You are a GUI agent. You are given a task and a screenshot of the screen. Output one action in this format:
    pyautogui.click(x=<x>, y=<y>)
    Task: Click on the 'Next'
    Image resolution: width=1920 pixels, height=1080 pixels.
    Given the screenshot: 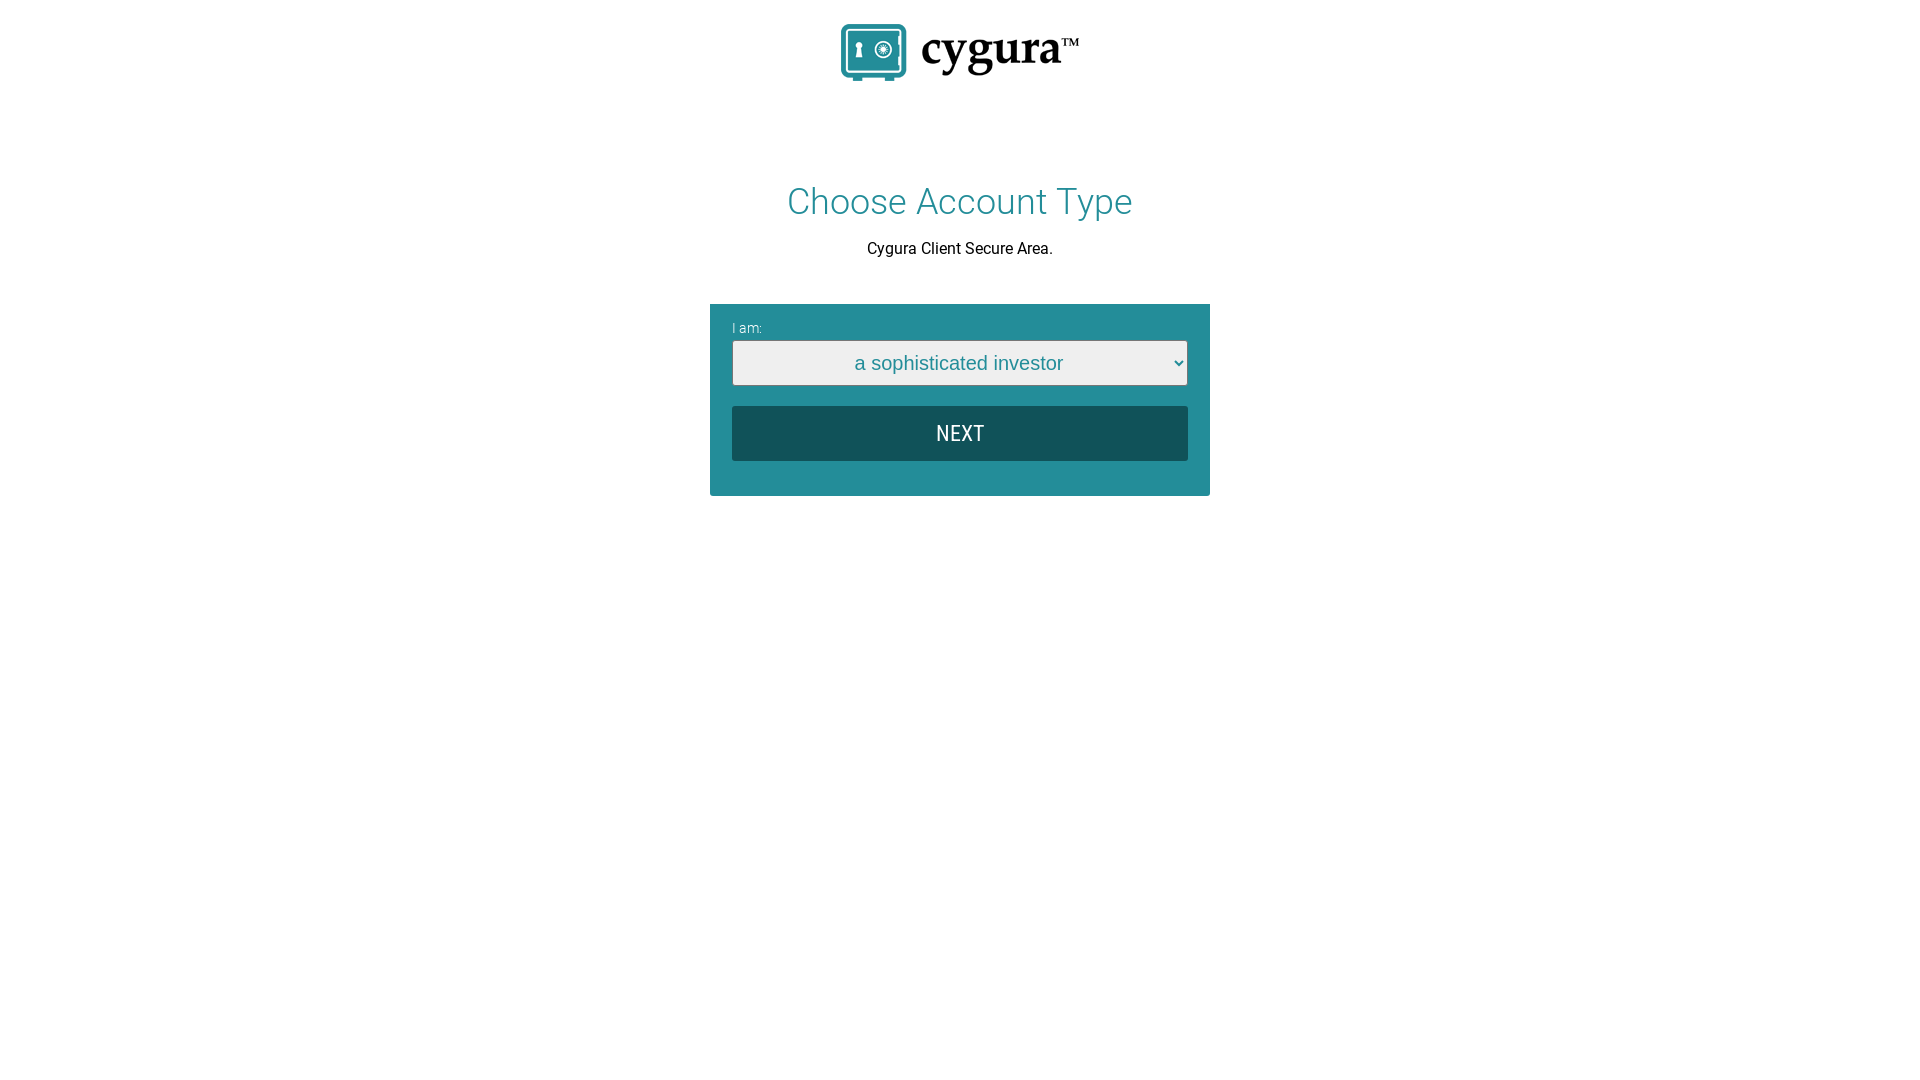 What is the action you would take?
    pyautogui.click(x=960, y=432)
    